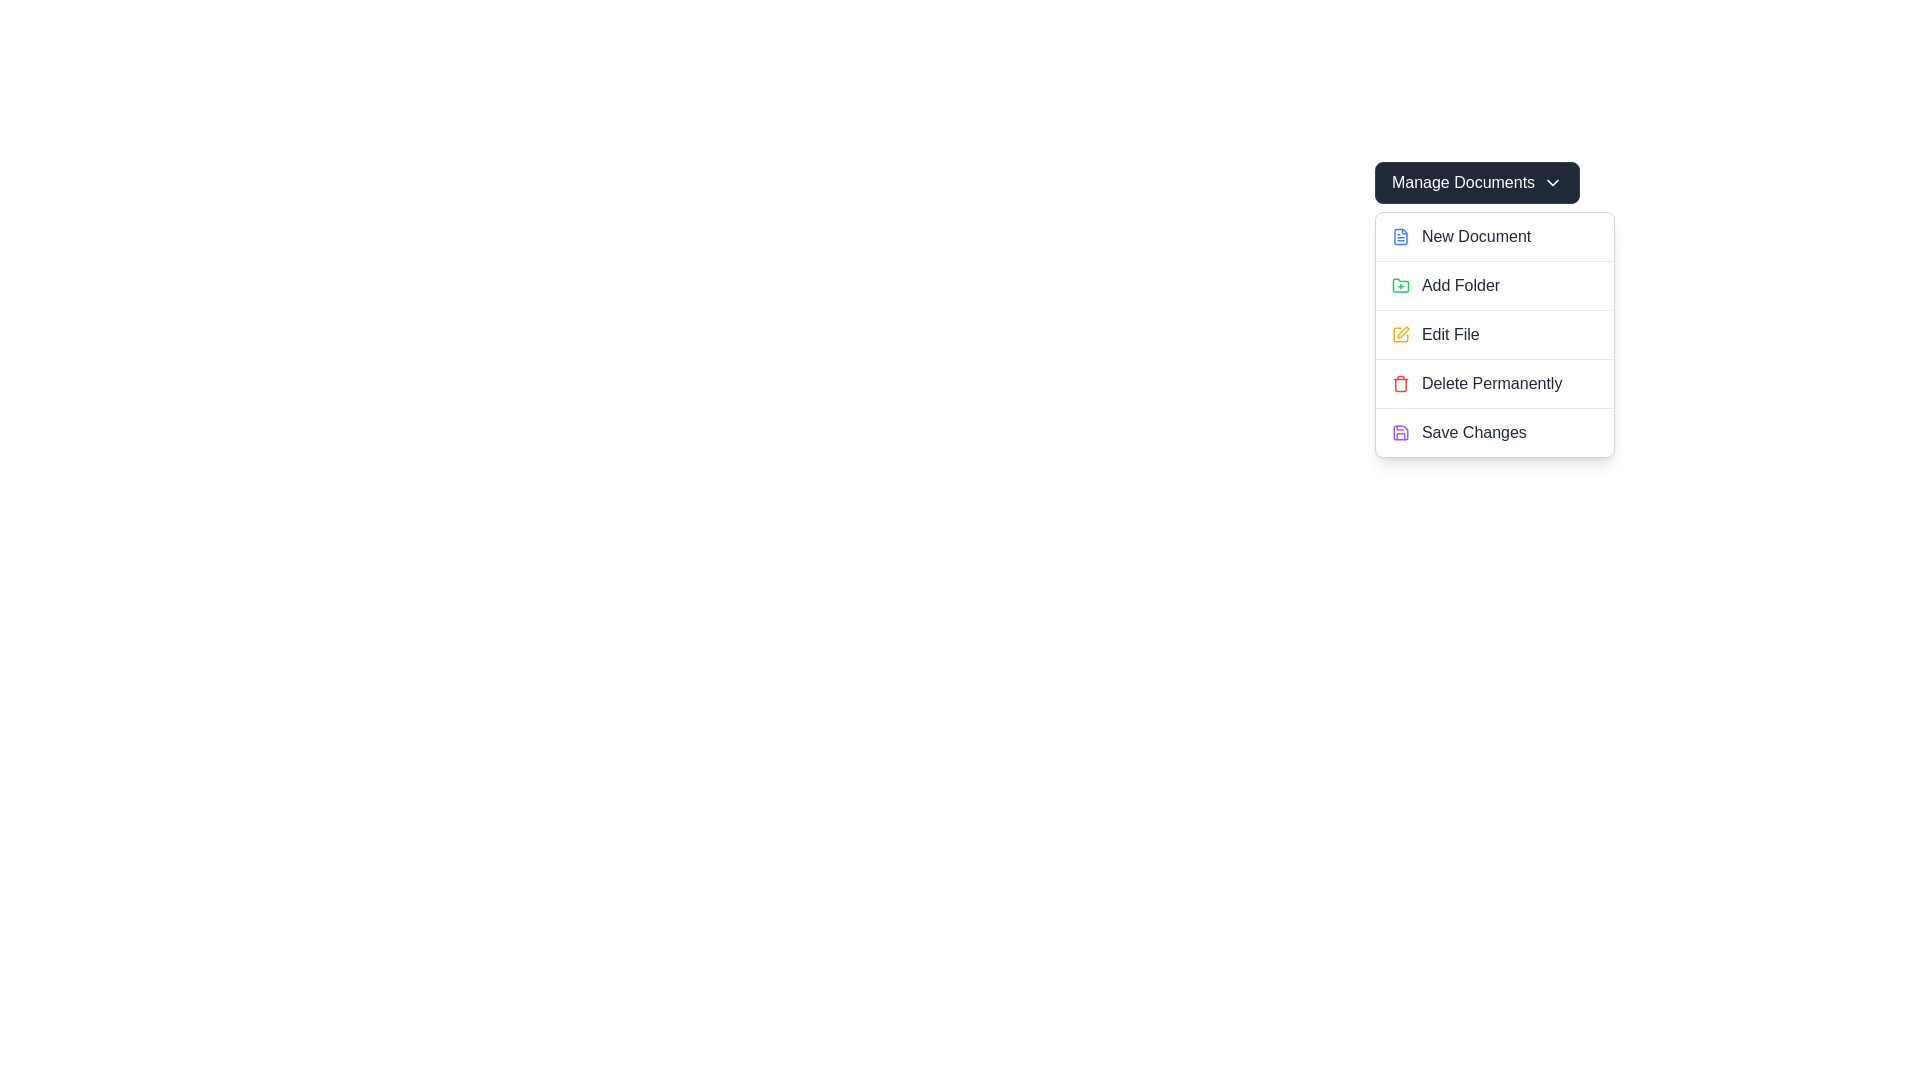 The width and height of the screenshot is (1920, 1080). I want to click on the 'Add Folder' menu item, which is the second item in the dropdown menu below 'New Document' and above 'Edit File', so click(1494, 285).